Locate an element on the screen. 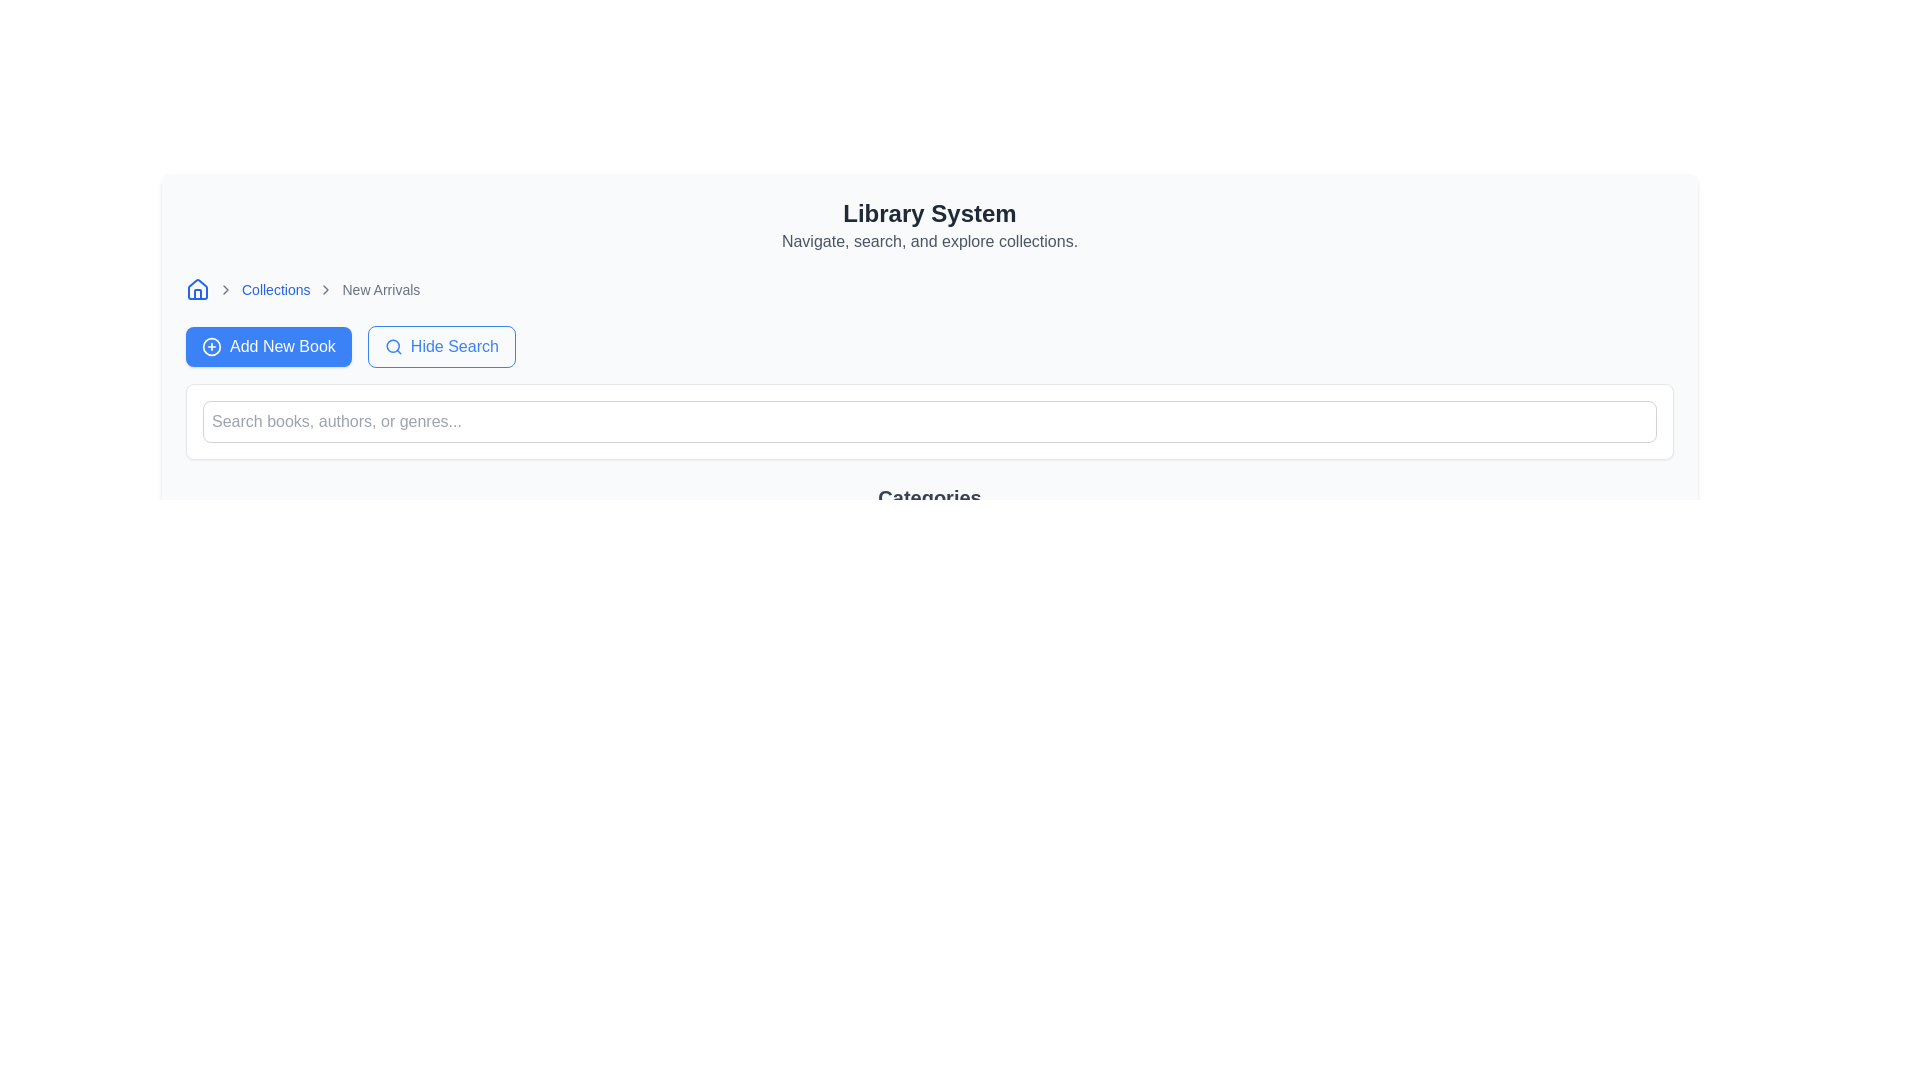 This screenshot has height=1080, width=1920. the 'Collections' hyperlink located in the breadcrumb navigation bar, positioned between the Home icon and the text 'New Arrivals' is located at coordinates (275, 289).